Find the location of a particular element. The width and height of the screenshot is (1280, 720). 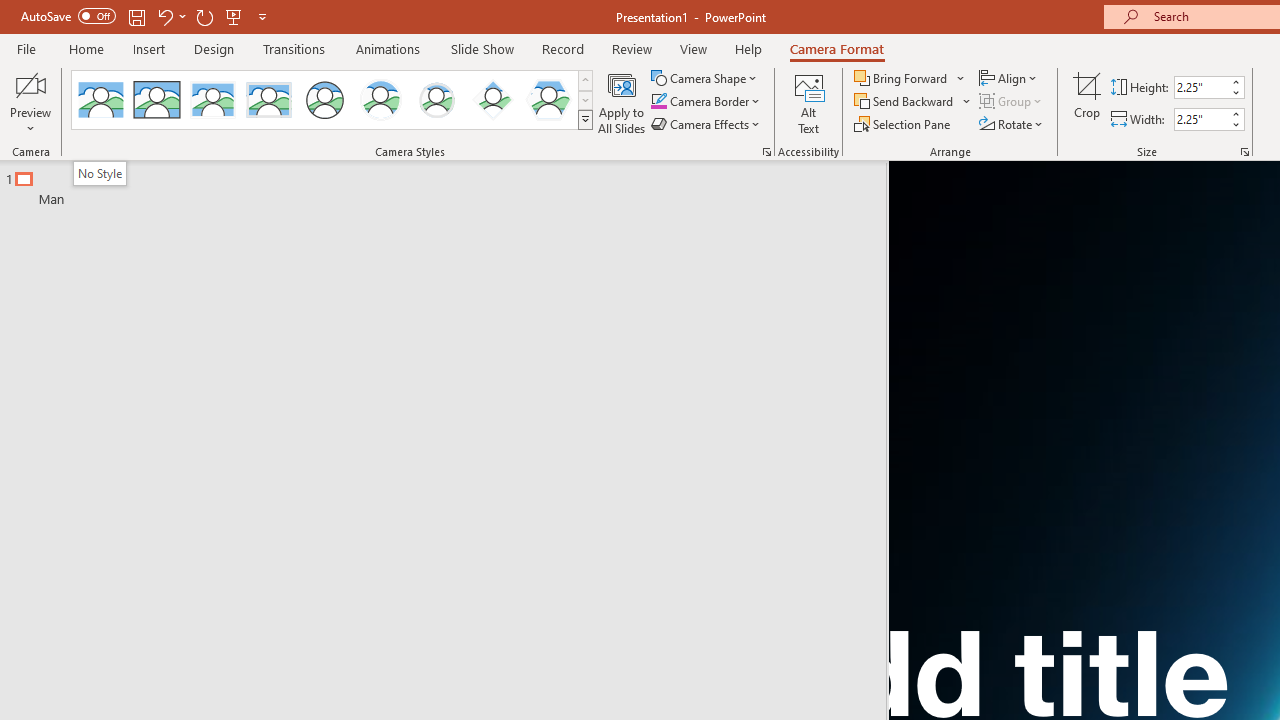

'Camera Styles' is located at coordinates (584, 120).